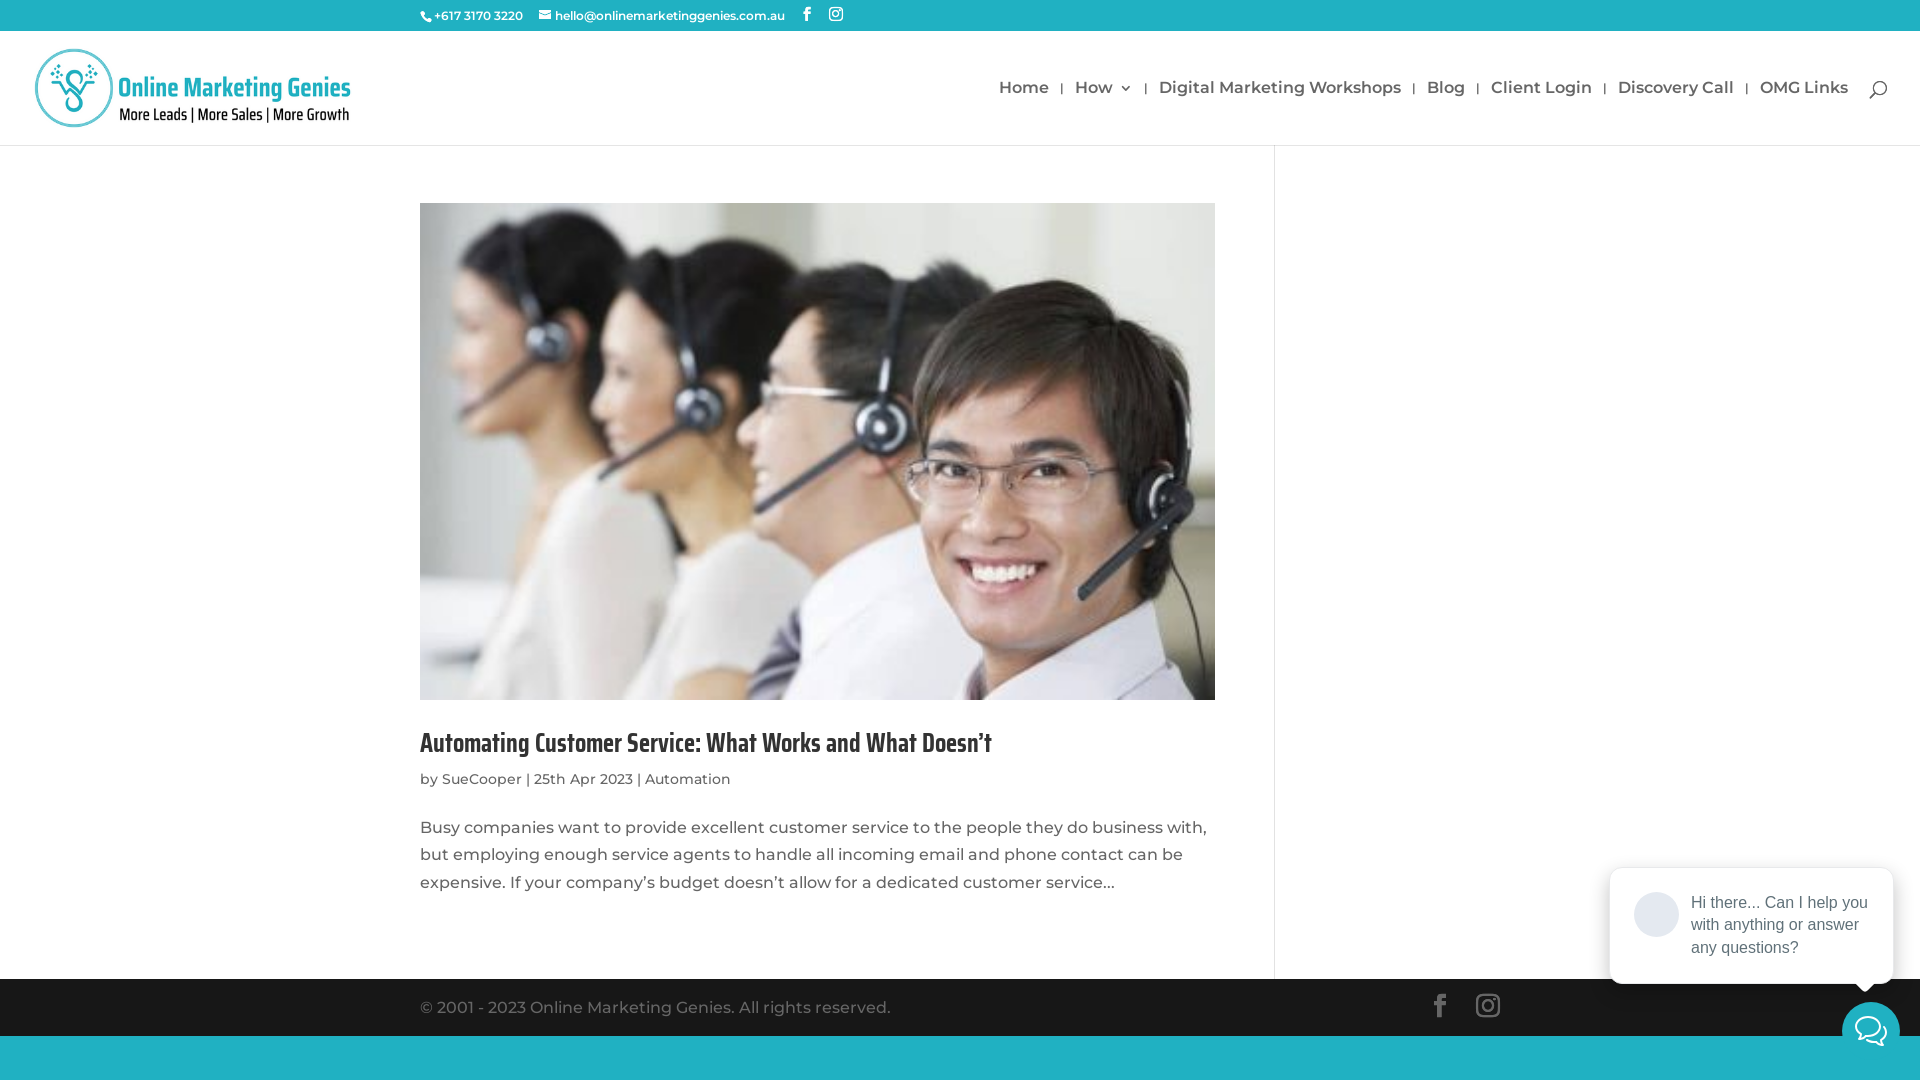  Describe the element at coordinates (1445, 112) in the screenshot. I see `'Blog'` at that location.